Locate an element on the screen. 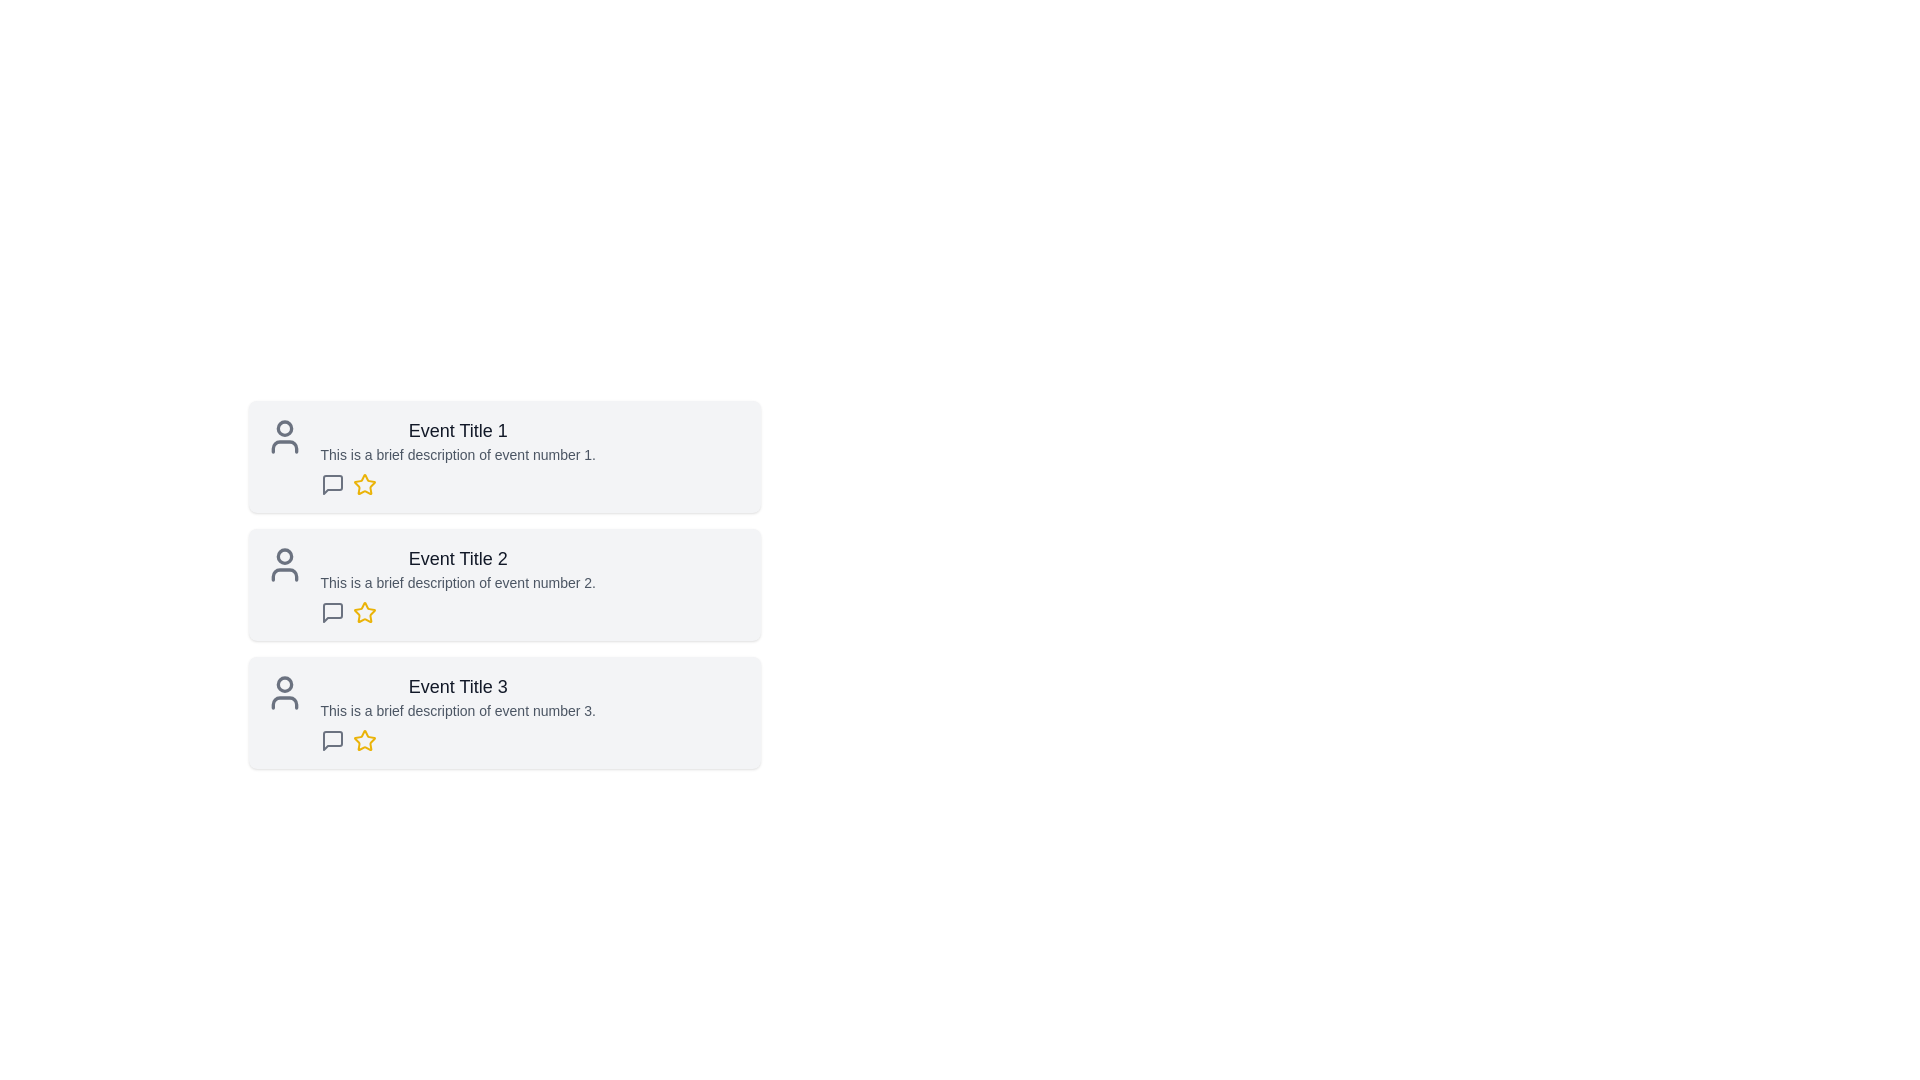 Image resolution: width=1920 pixels, height=1080 pixels. the text label reading 'Event Title 3', which is styled in bold dark gray text against a light gray background, located in the third event list item is located at coordinates (457, 685).